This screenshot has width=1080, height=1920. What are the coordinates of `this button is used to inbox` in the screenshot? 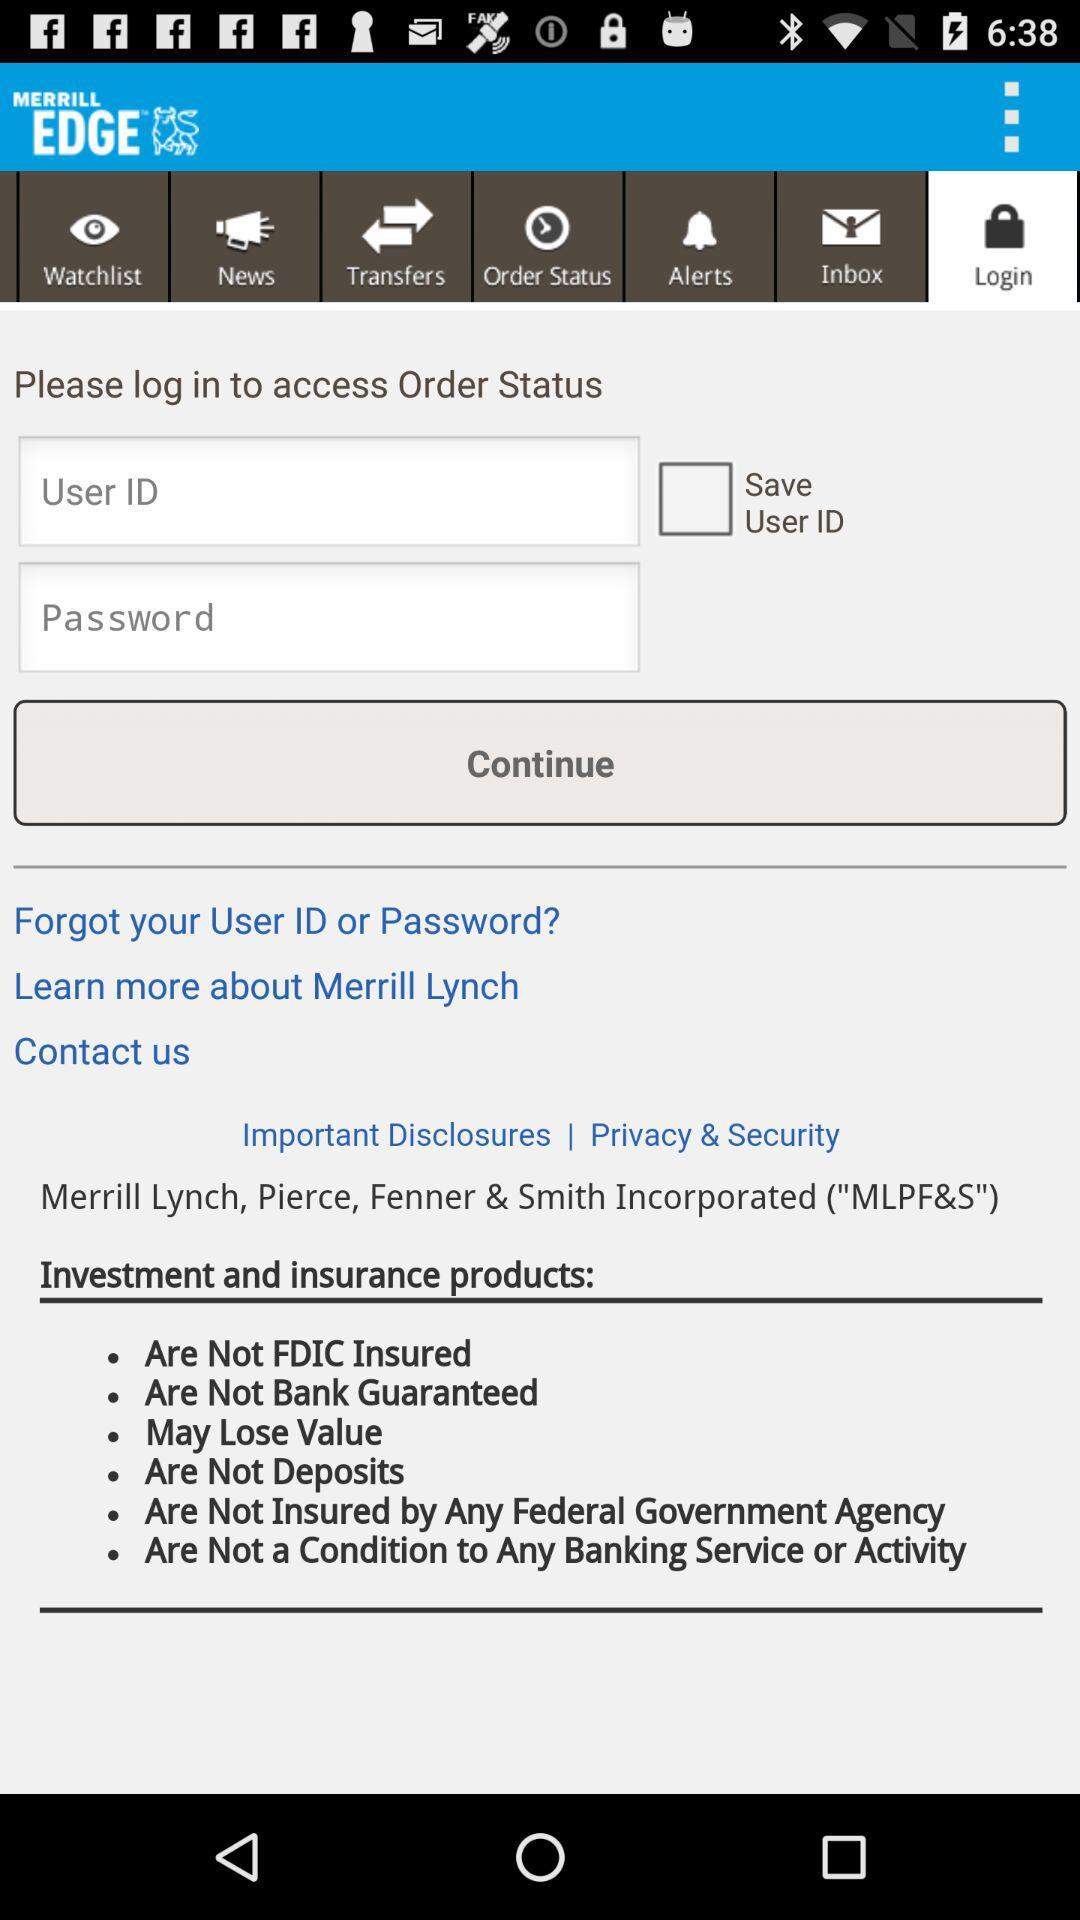 It's located at (851, 236).